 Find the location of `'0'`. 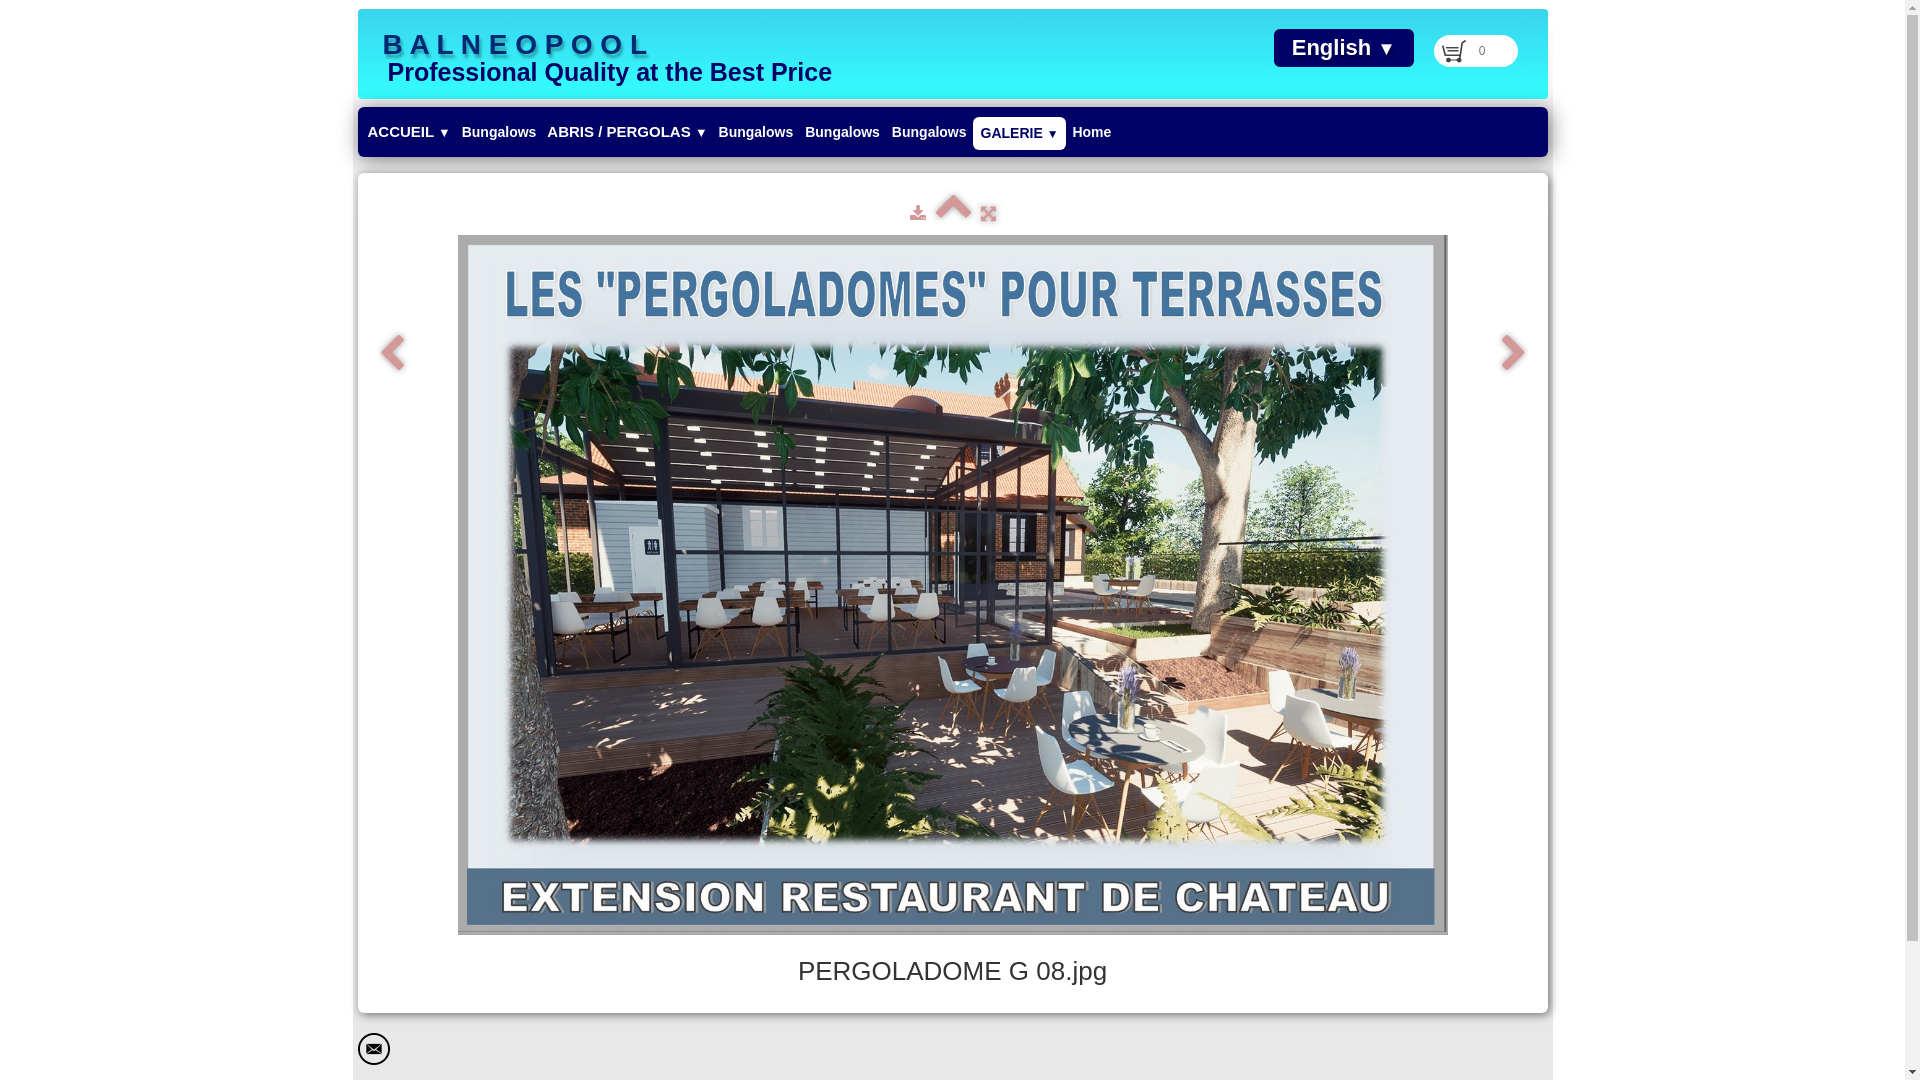

'0' is located at coordinates (1433, 49).